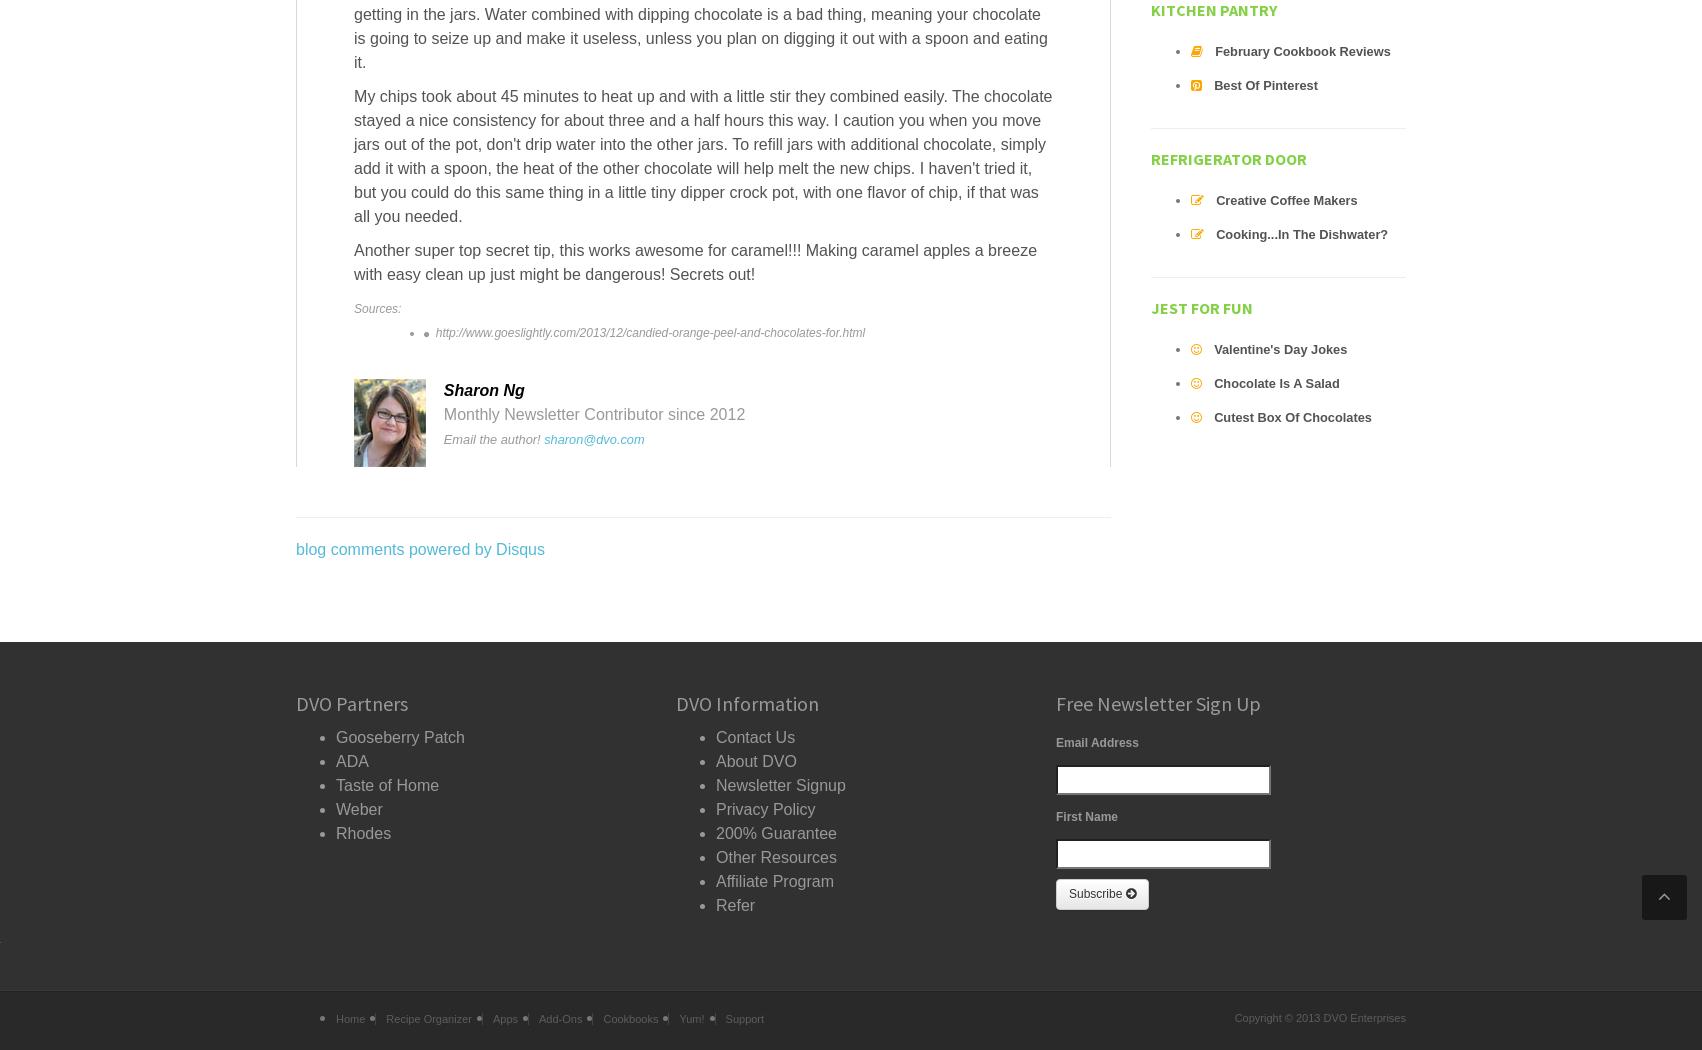 Image resolution: width=1702 pixels, height=1050 pixels. I want to click on 'Email the author!', so click(442, 438).